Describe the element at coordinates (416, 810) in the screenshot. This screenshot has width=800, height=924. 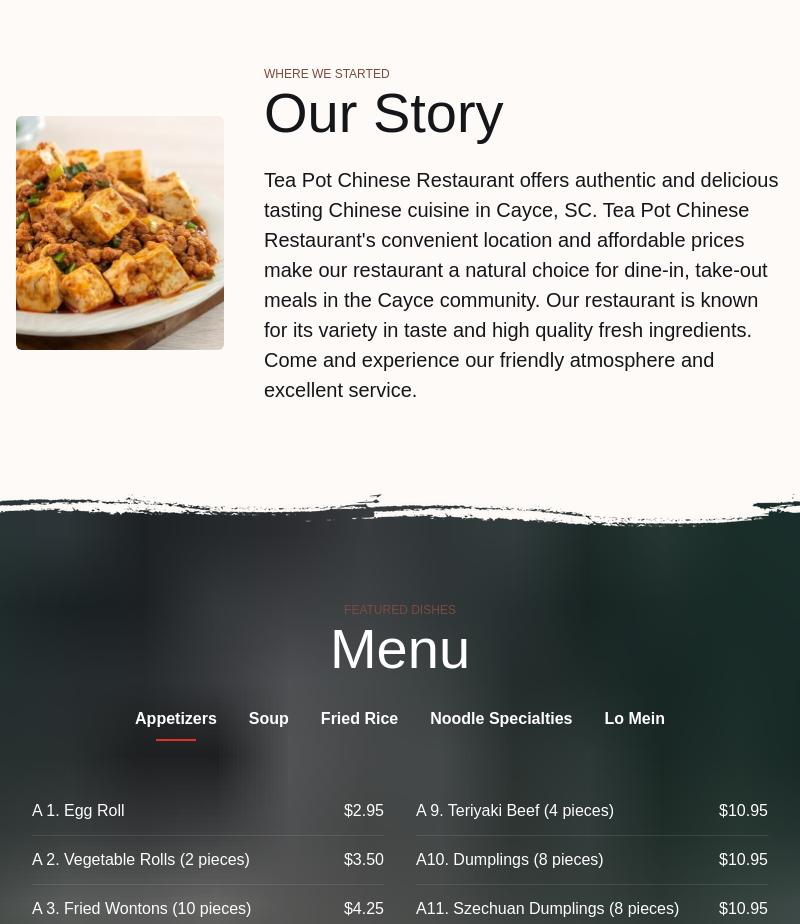
I see `'A 9. Teriyaki Beef (4 pieces)'` at that location.